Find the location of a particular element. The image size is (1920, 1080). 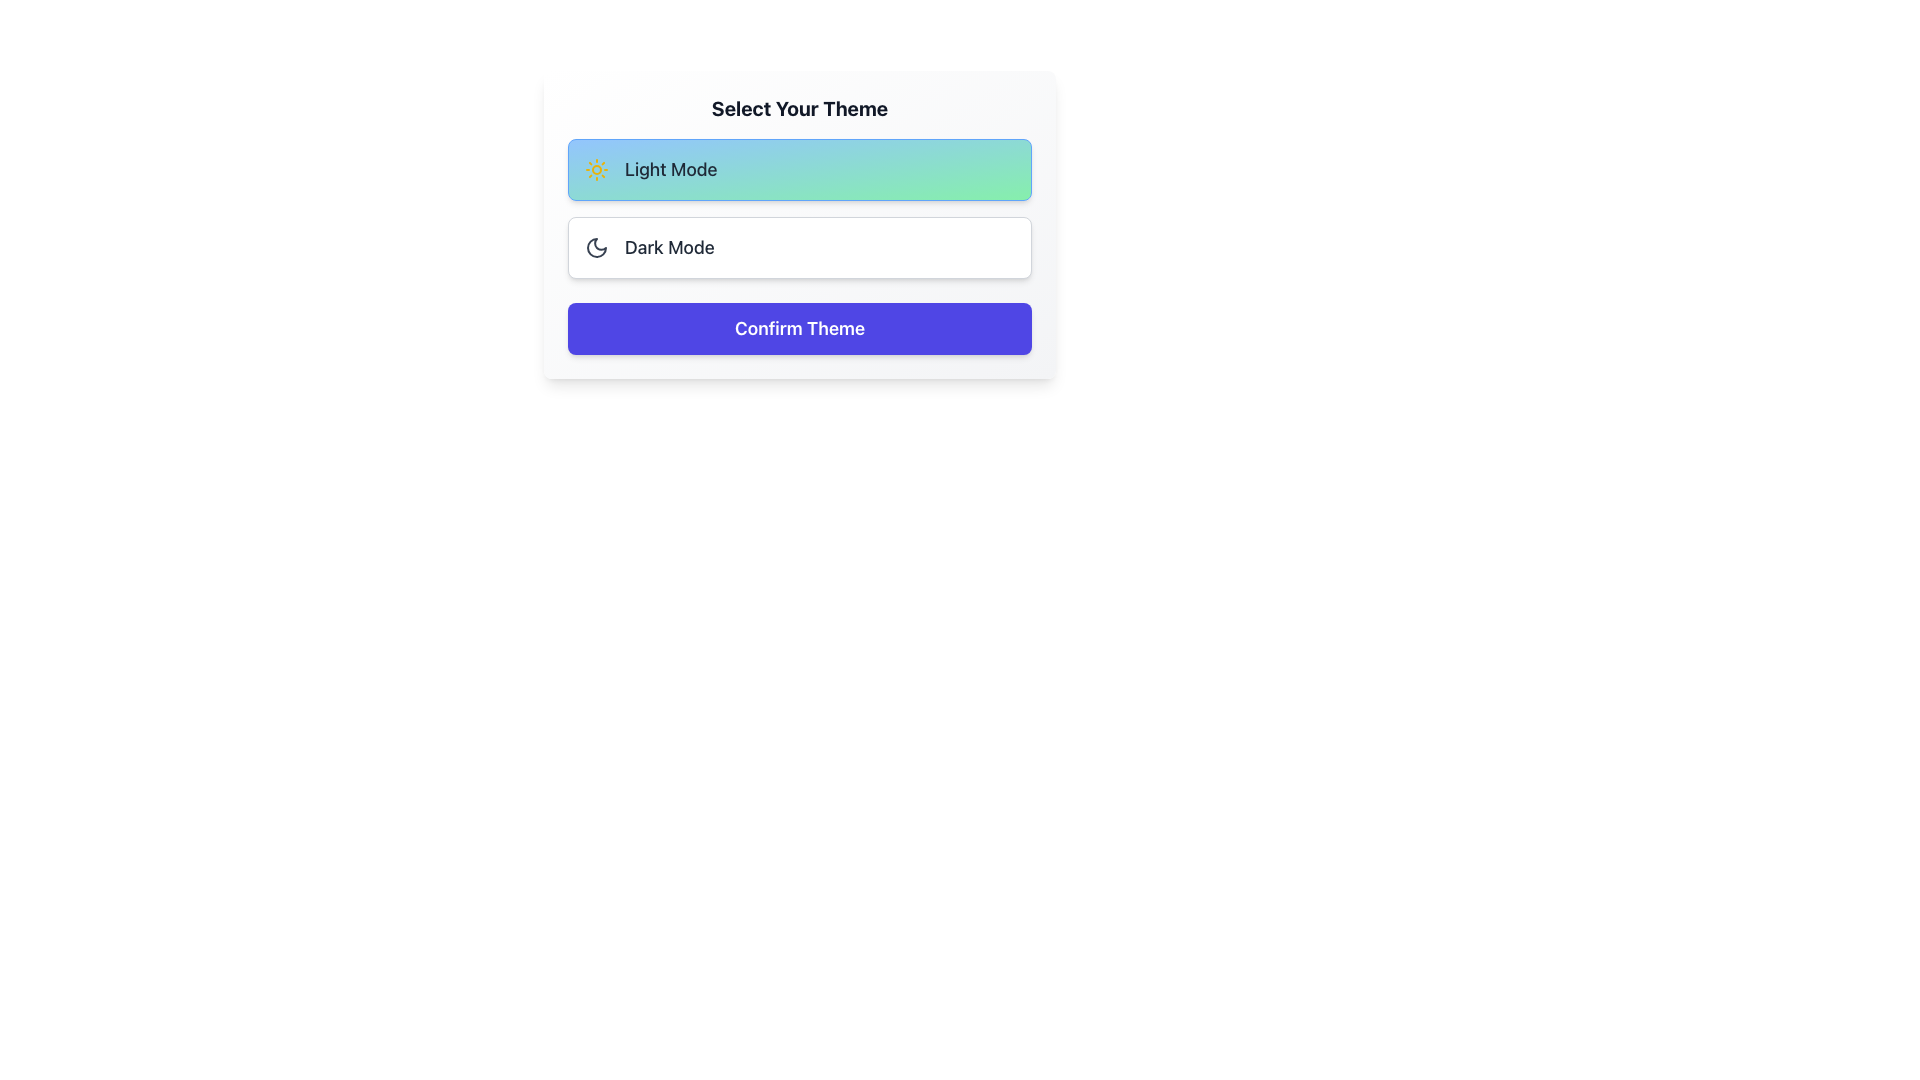

the 'Light Mode' static text label that indicates the theme selection option, which is centrally positioned within a rounded rectangular background near the top of the interface is located at coordinates (671, 168).